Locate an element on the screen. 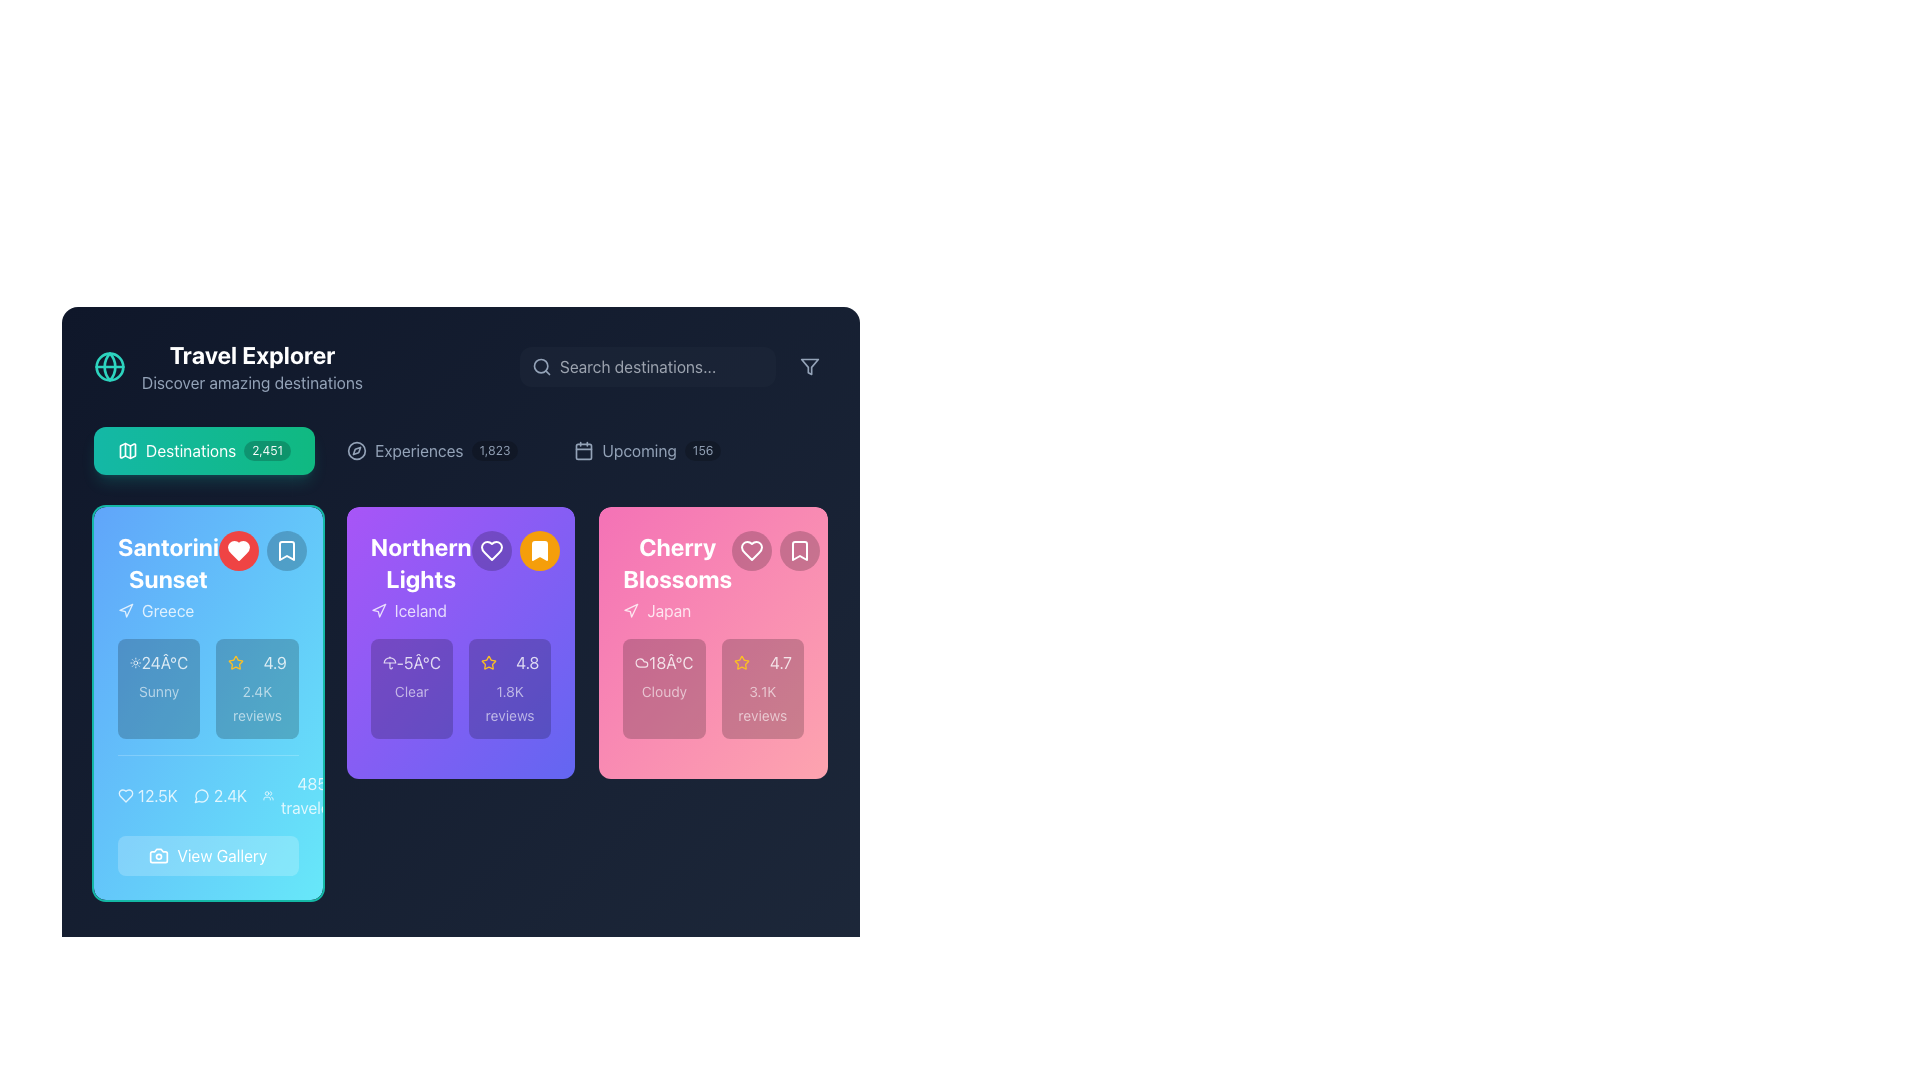  the 'Destinations' button located at the top left of the interface, directly below the application title 'Travel Explorer', for keyboard interaction is located at coordinates (204, 451).